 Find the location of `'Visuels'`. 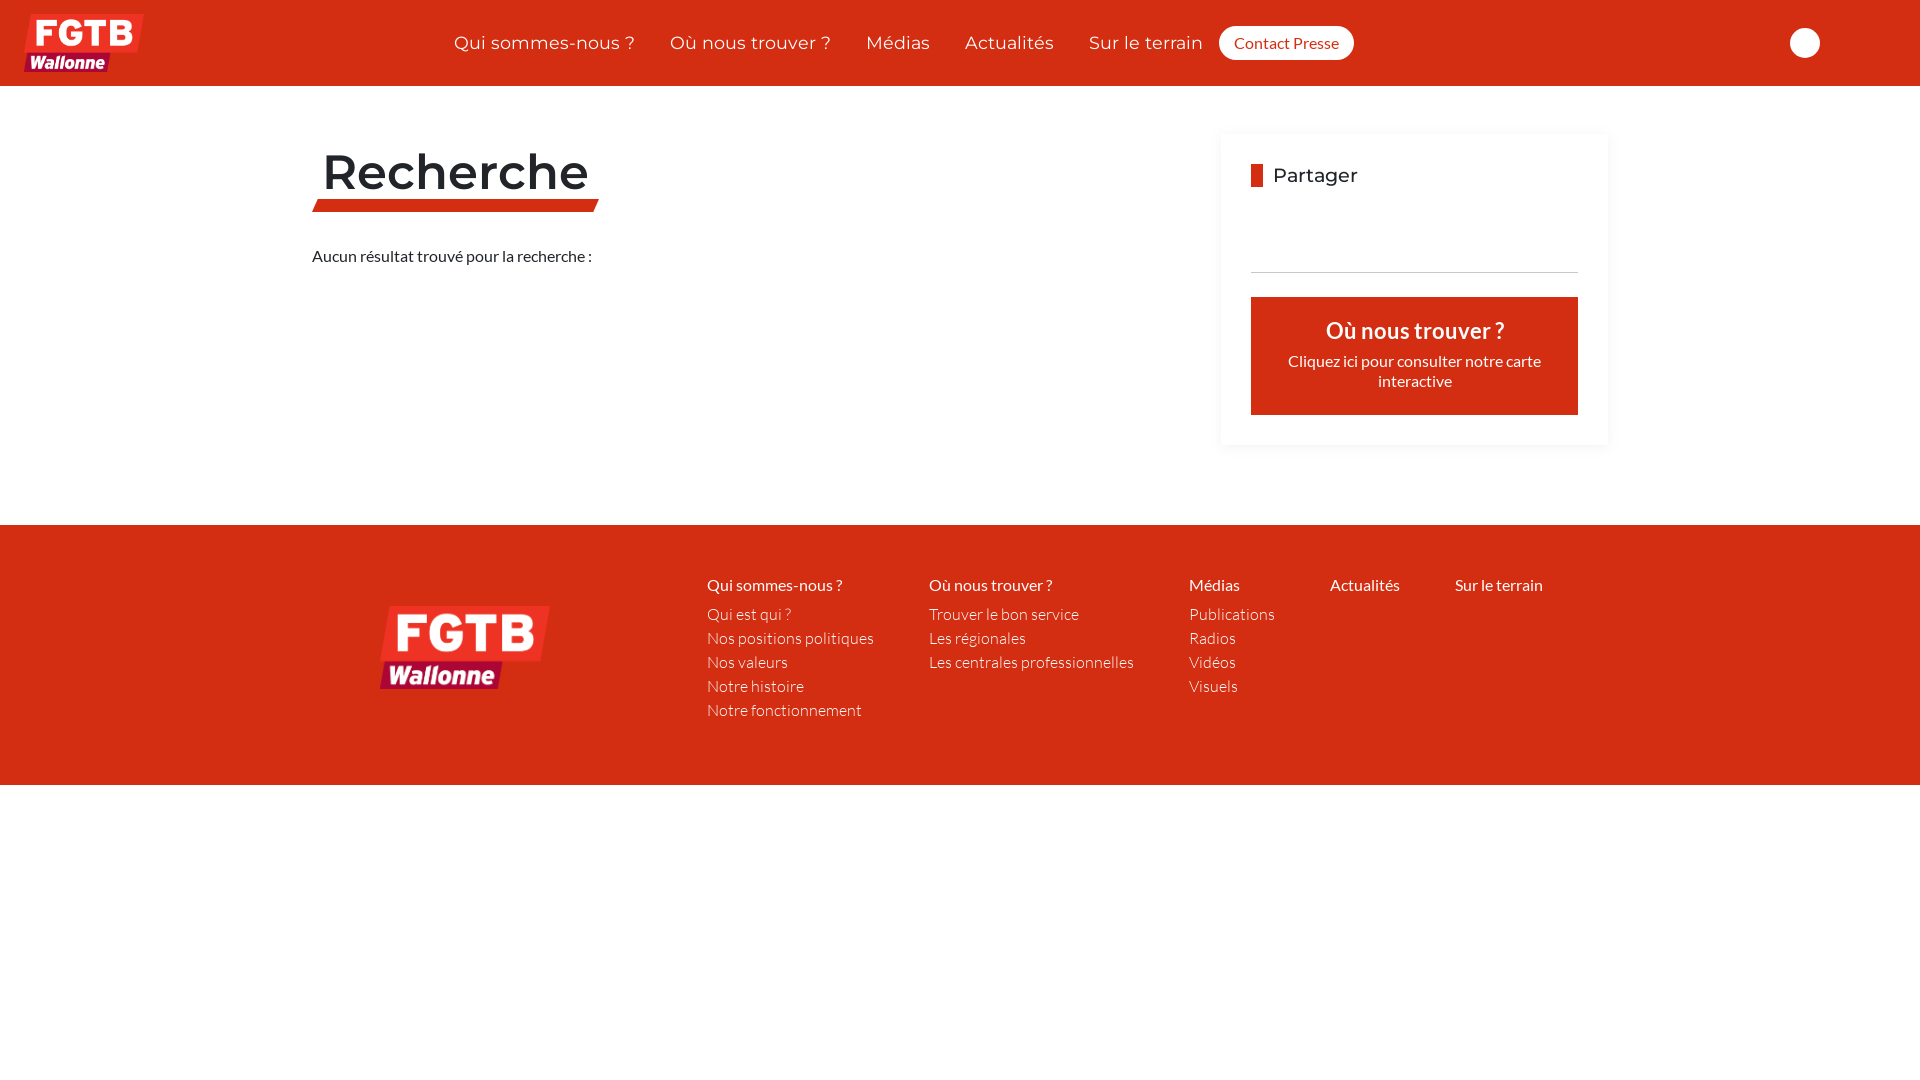

'Visuels' is located at coordinates (1212, 685).